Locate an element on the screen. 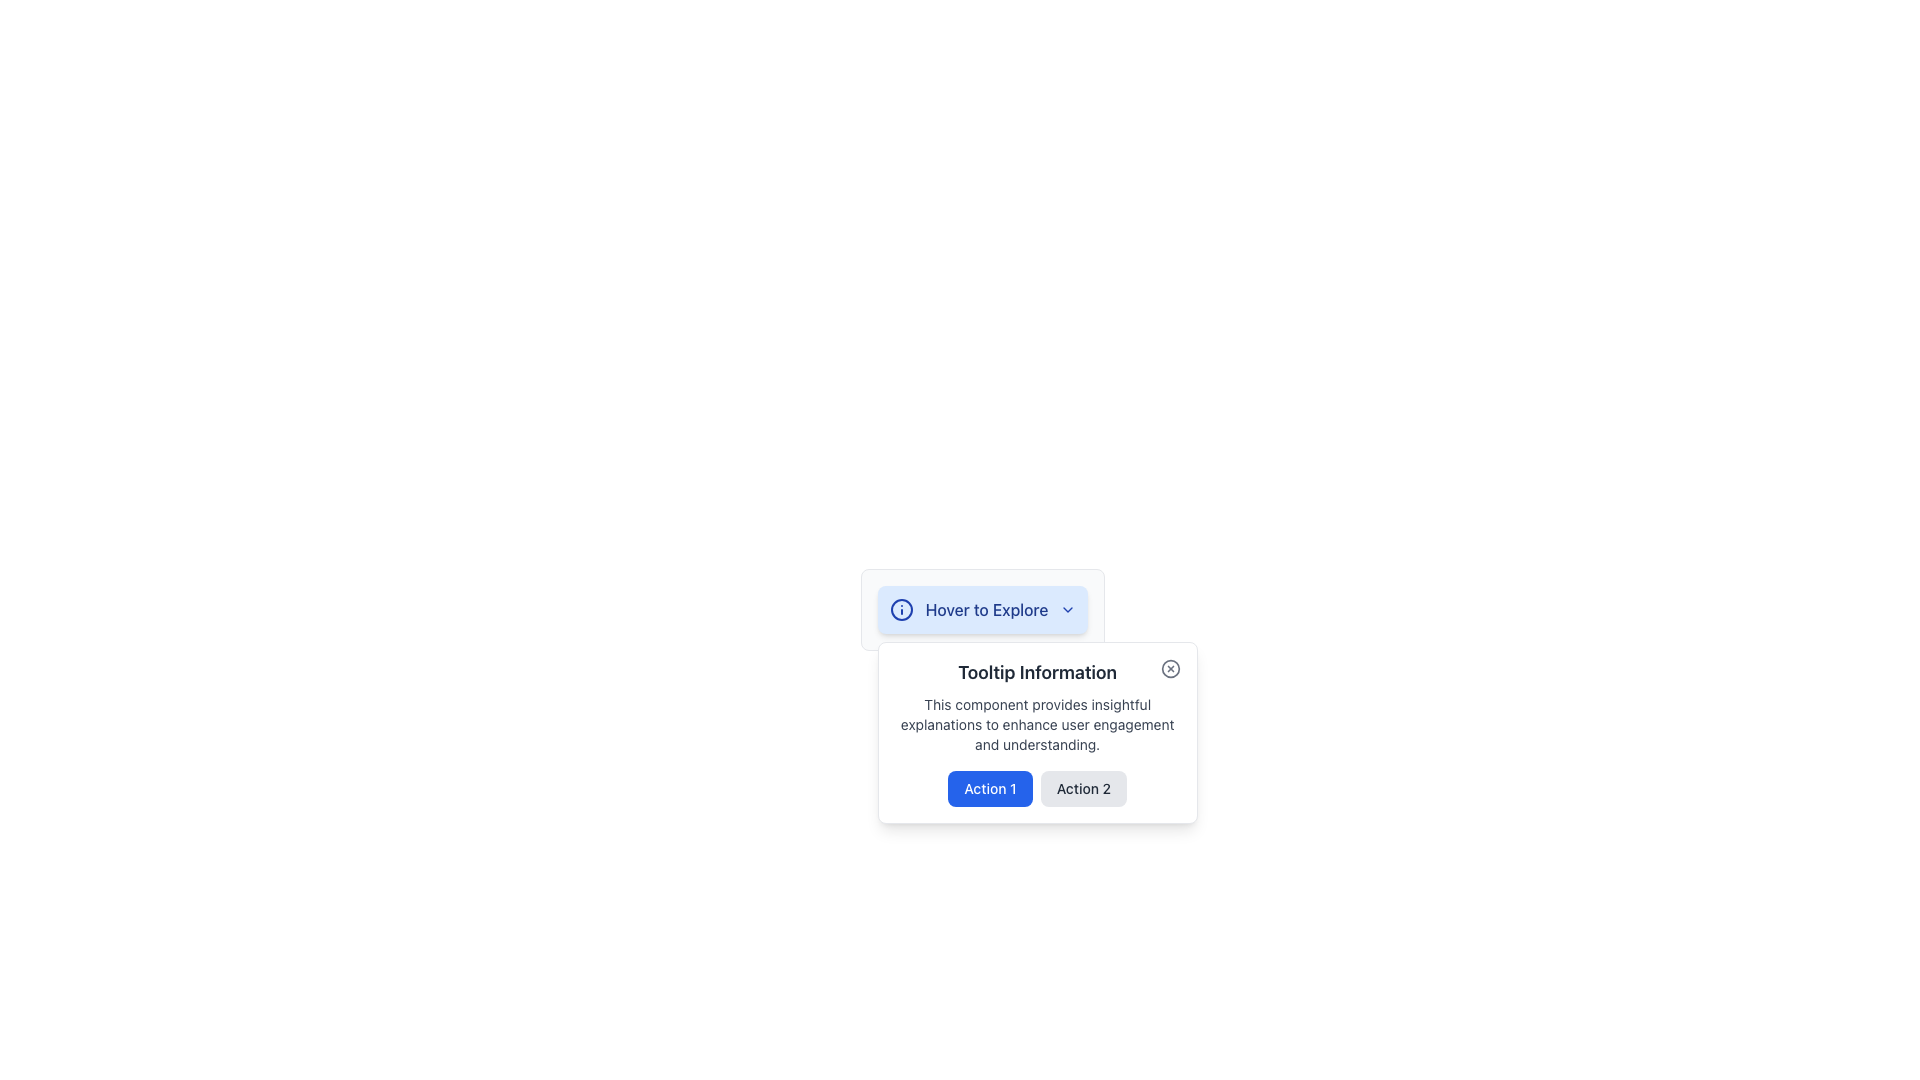 Image resolution: width=1920 pixels, height=1080 pixels. the circular SVG element located in the top-right corner of the tooltip, which serves as a decorative or functional part of the close button is located at coordinates (1170, 668).